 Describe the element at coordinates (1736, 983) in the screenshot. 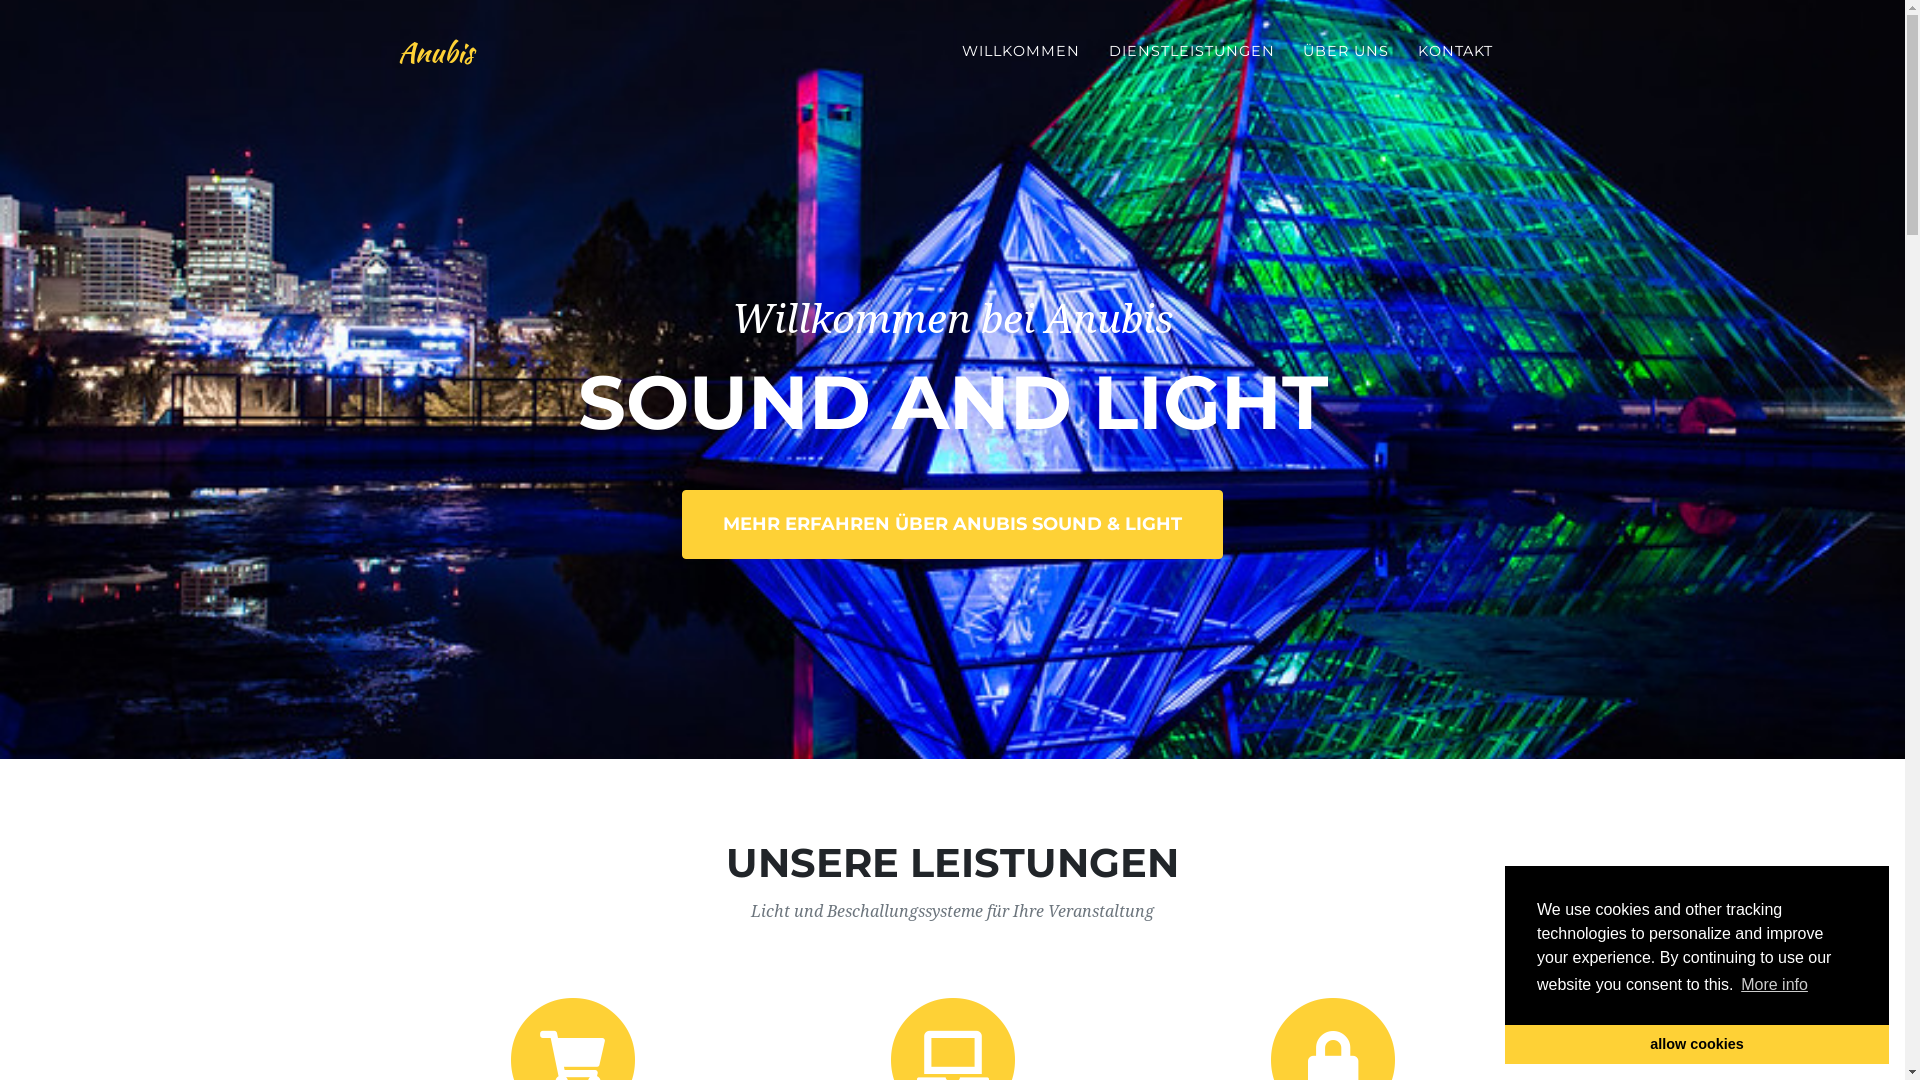

I see `'More info'` at that location.